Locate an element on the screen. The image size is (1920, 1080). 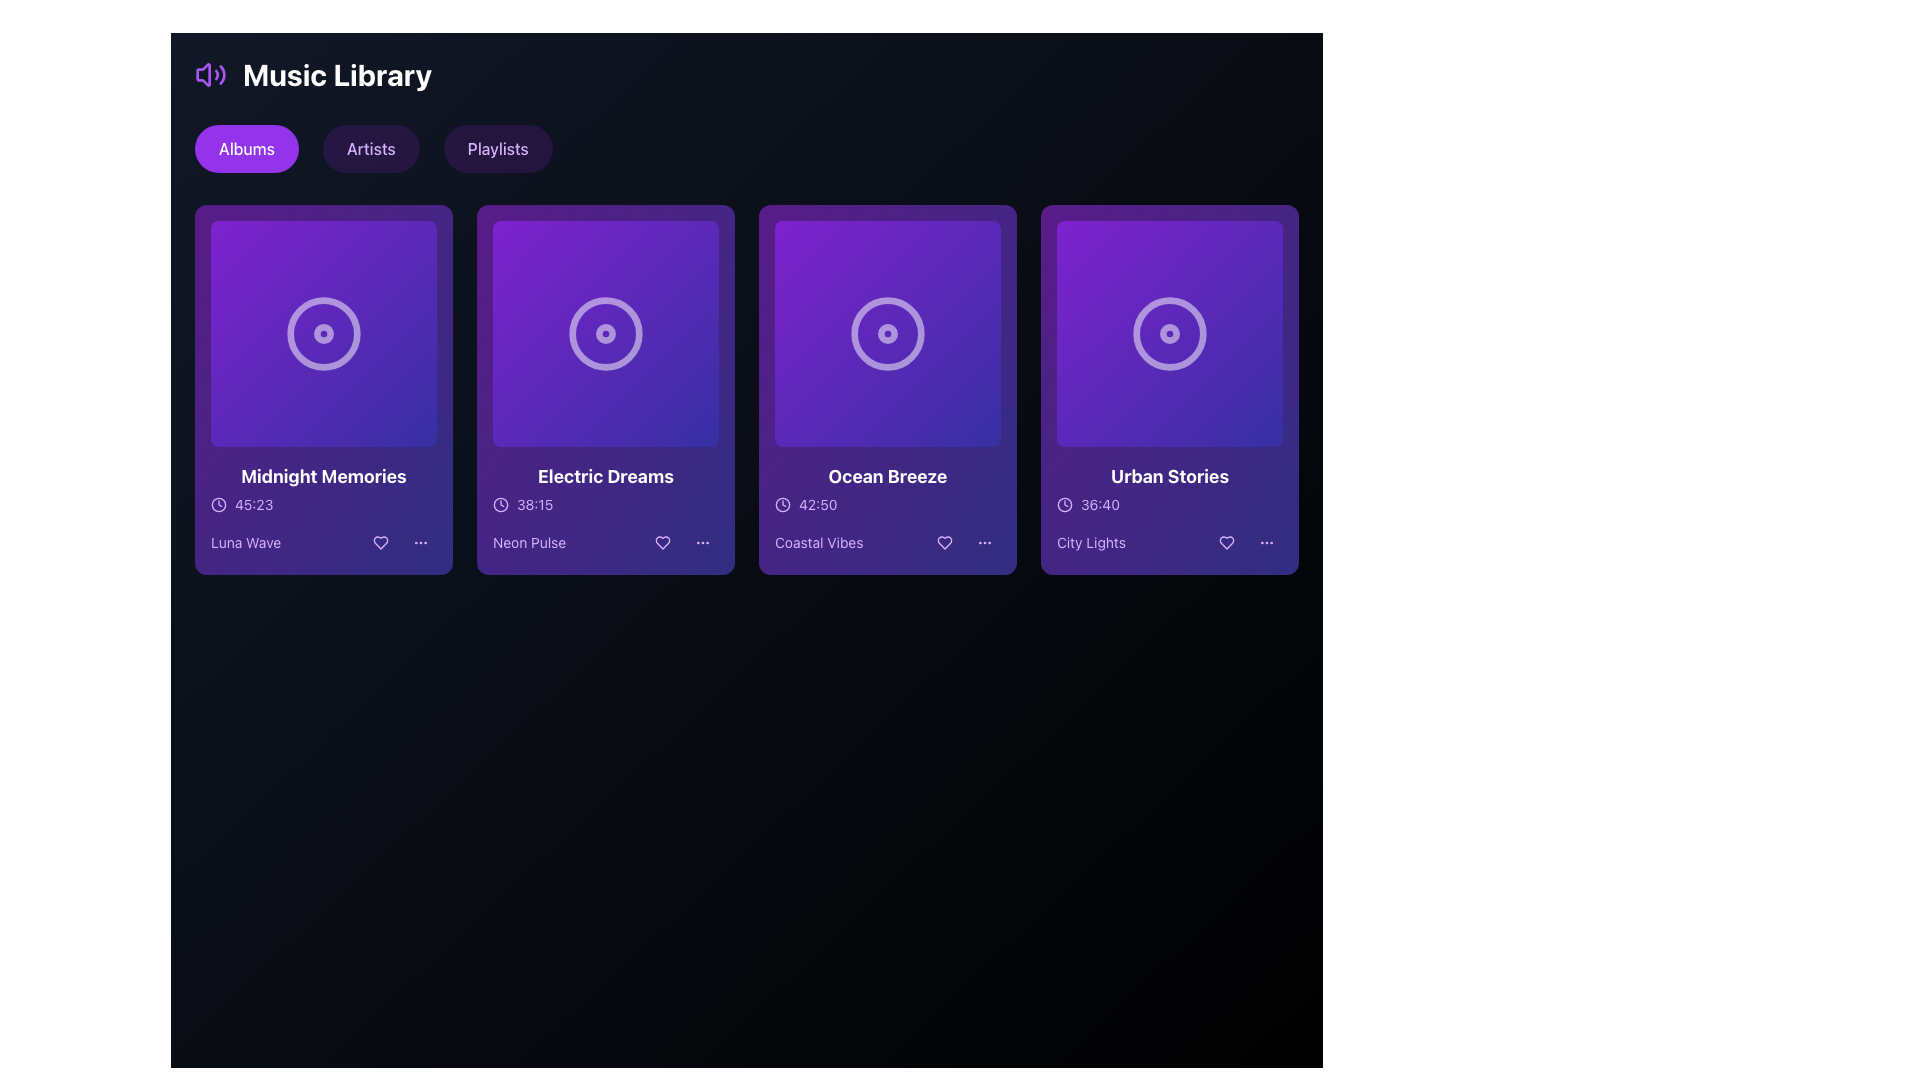
the small circular clock icon with a gray outline located on the second card in the horizontal list, positioned to the left of the text '38:15' is located at coordinates (500, 504).